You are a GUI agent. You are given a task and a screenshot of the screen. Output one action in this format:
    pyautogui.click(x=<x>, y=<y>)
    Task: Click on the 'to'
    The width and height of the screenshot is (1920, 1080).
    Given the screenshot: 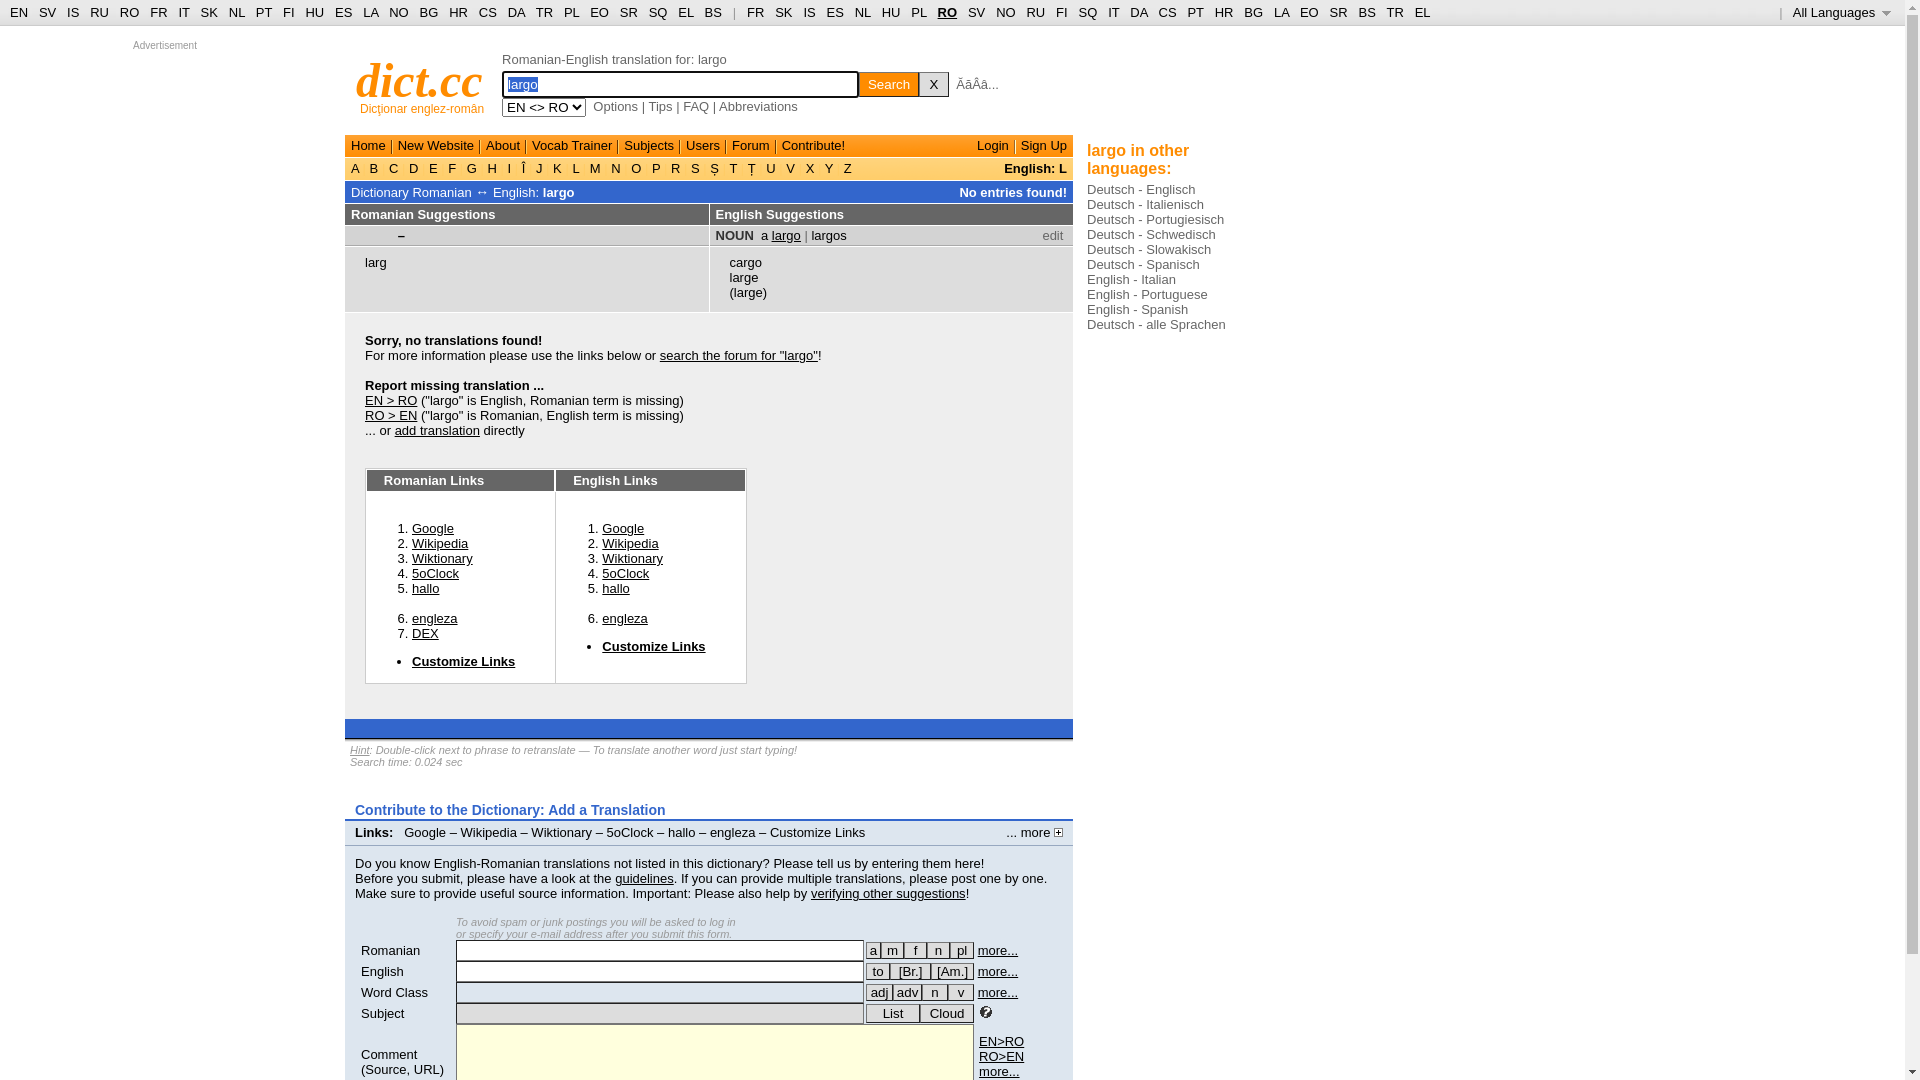 What is the action you would take?
    pyautogui.click(x=878, y=970)
    